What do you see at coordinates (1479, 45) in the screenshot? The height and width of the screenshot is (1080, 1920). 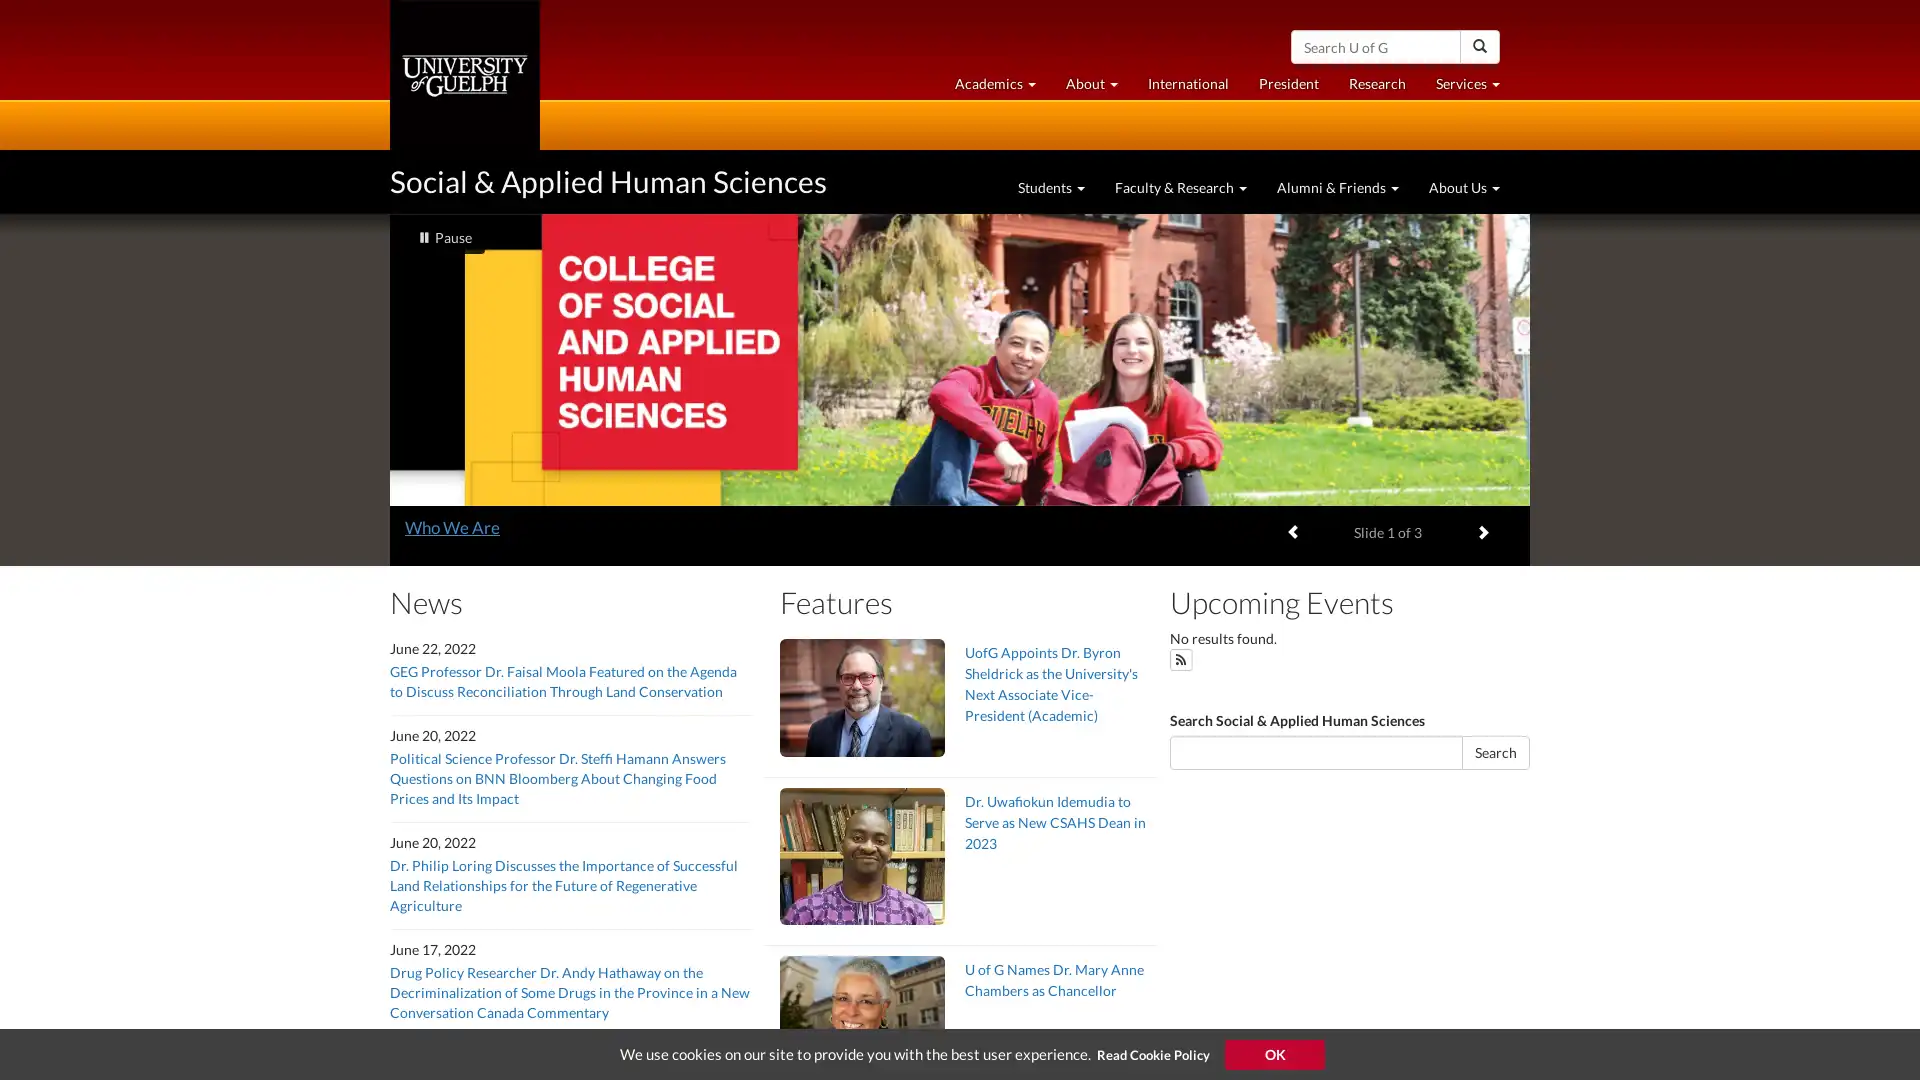 I see `Search` at bounding box center [1479, 45].